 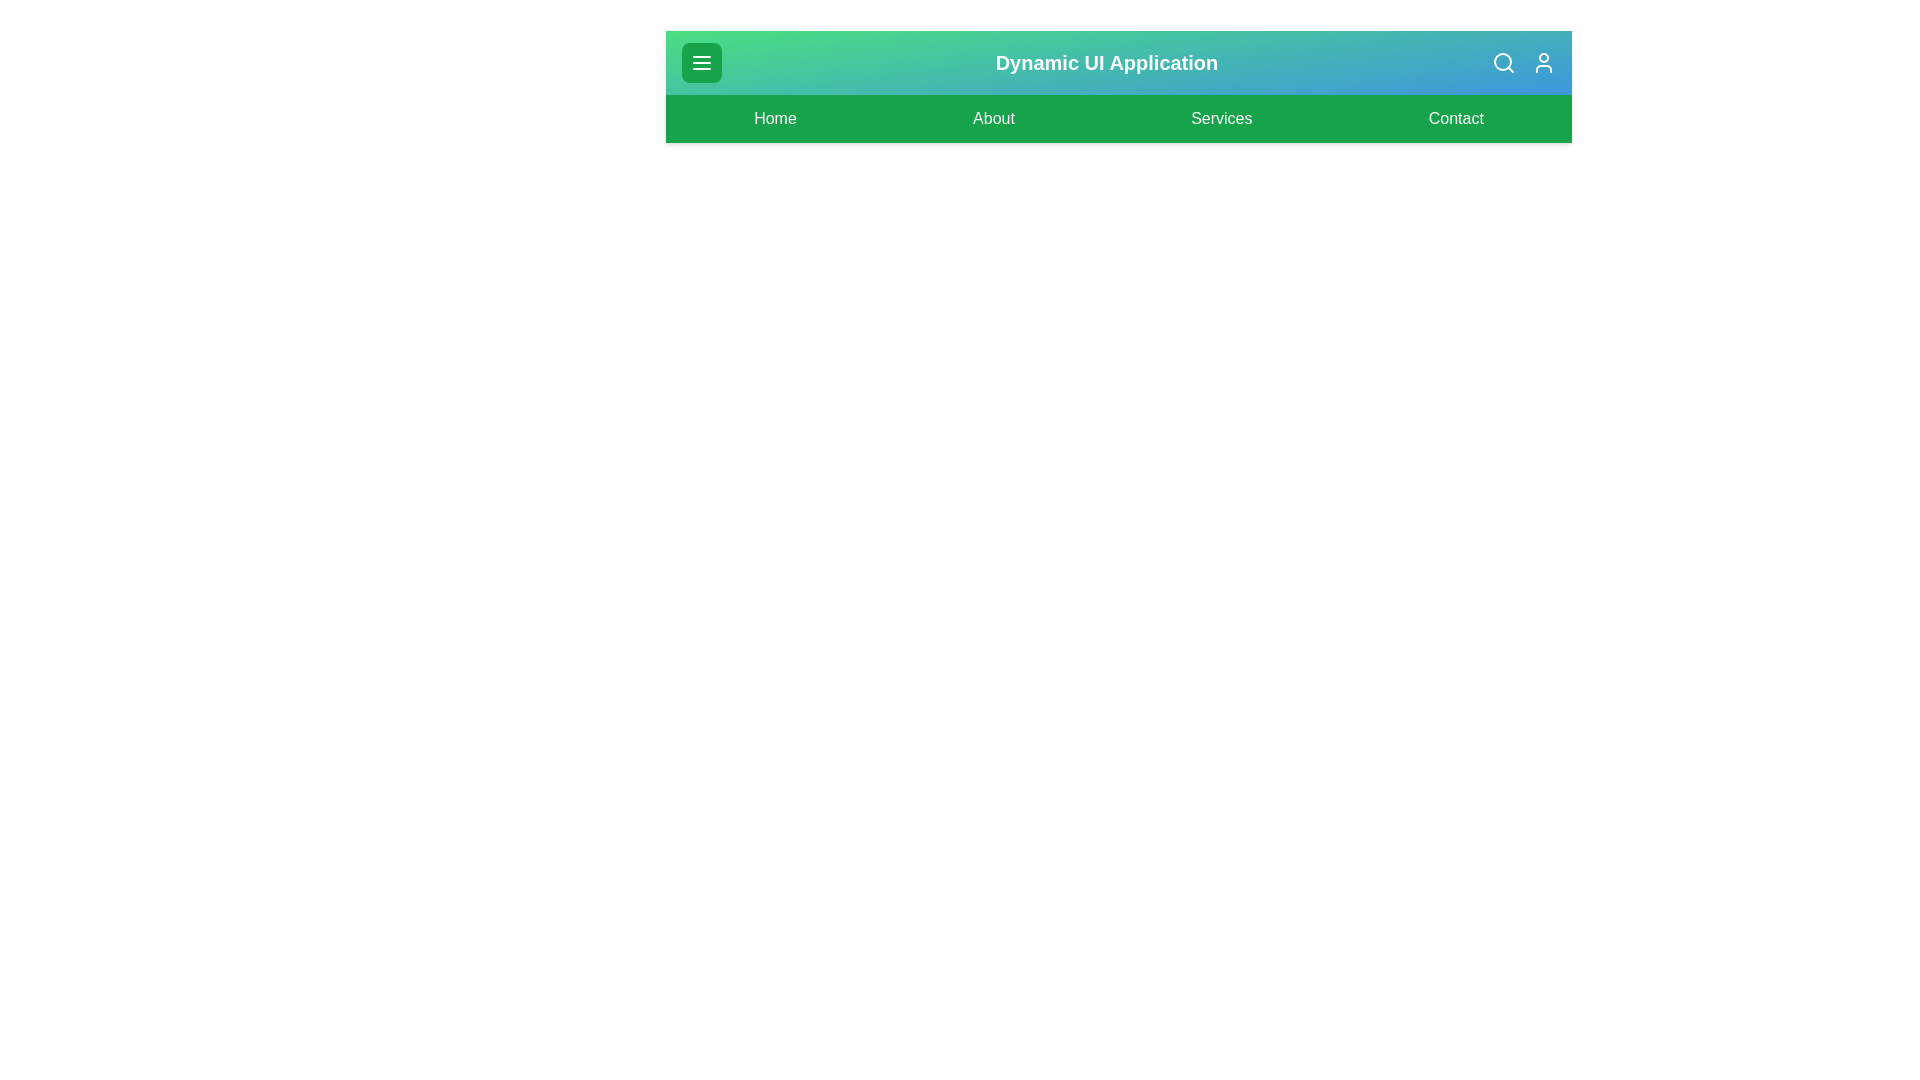 I want to click on the search icon in the CustomAppBar, so click(x=1503, y=61).